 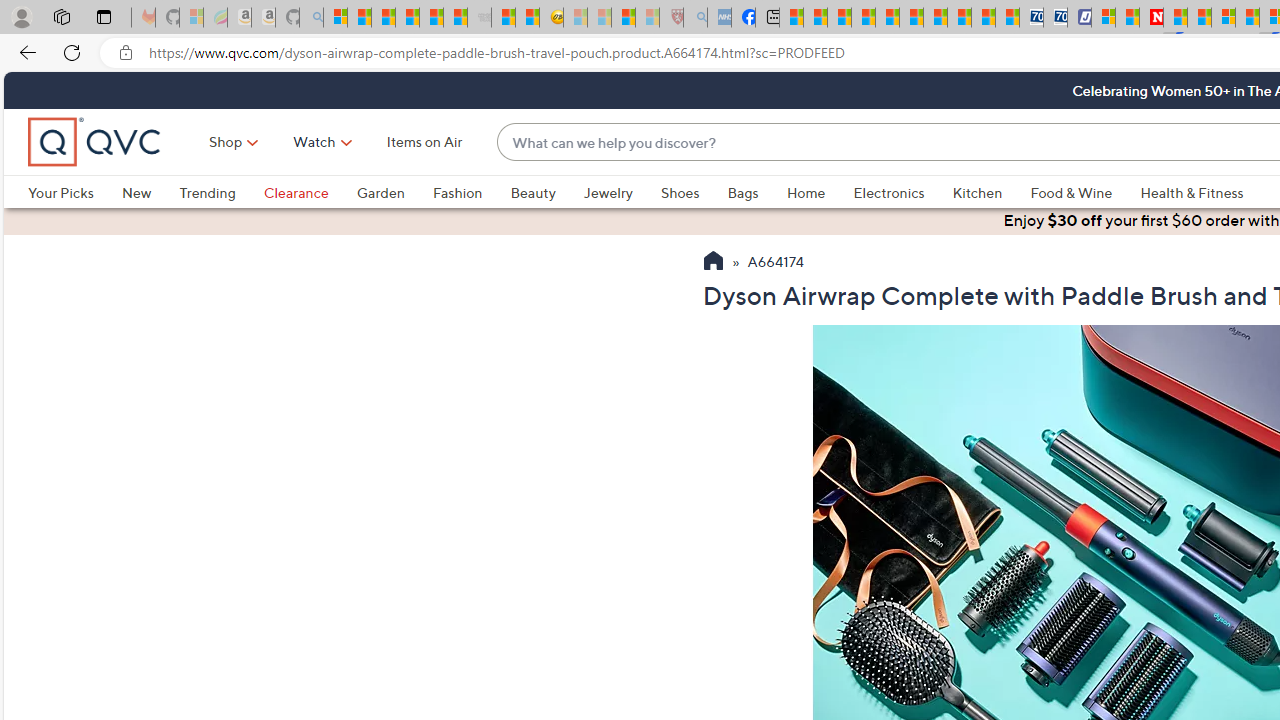 What do you see at coordinates (313, 140) in the screenshot?
I see `'Watch'` at bounding box center [313, 140].